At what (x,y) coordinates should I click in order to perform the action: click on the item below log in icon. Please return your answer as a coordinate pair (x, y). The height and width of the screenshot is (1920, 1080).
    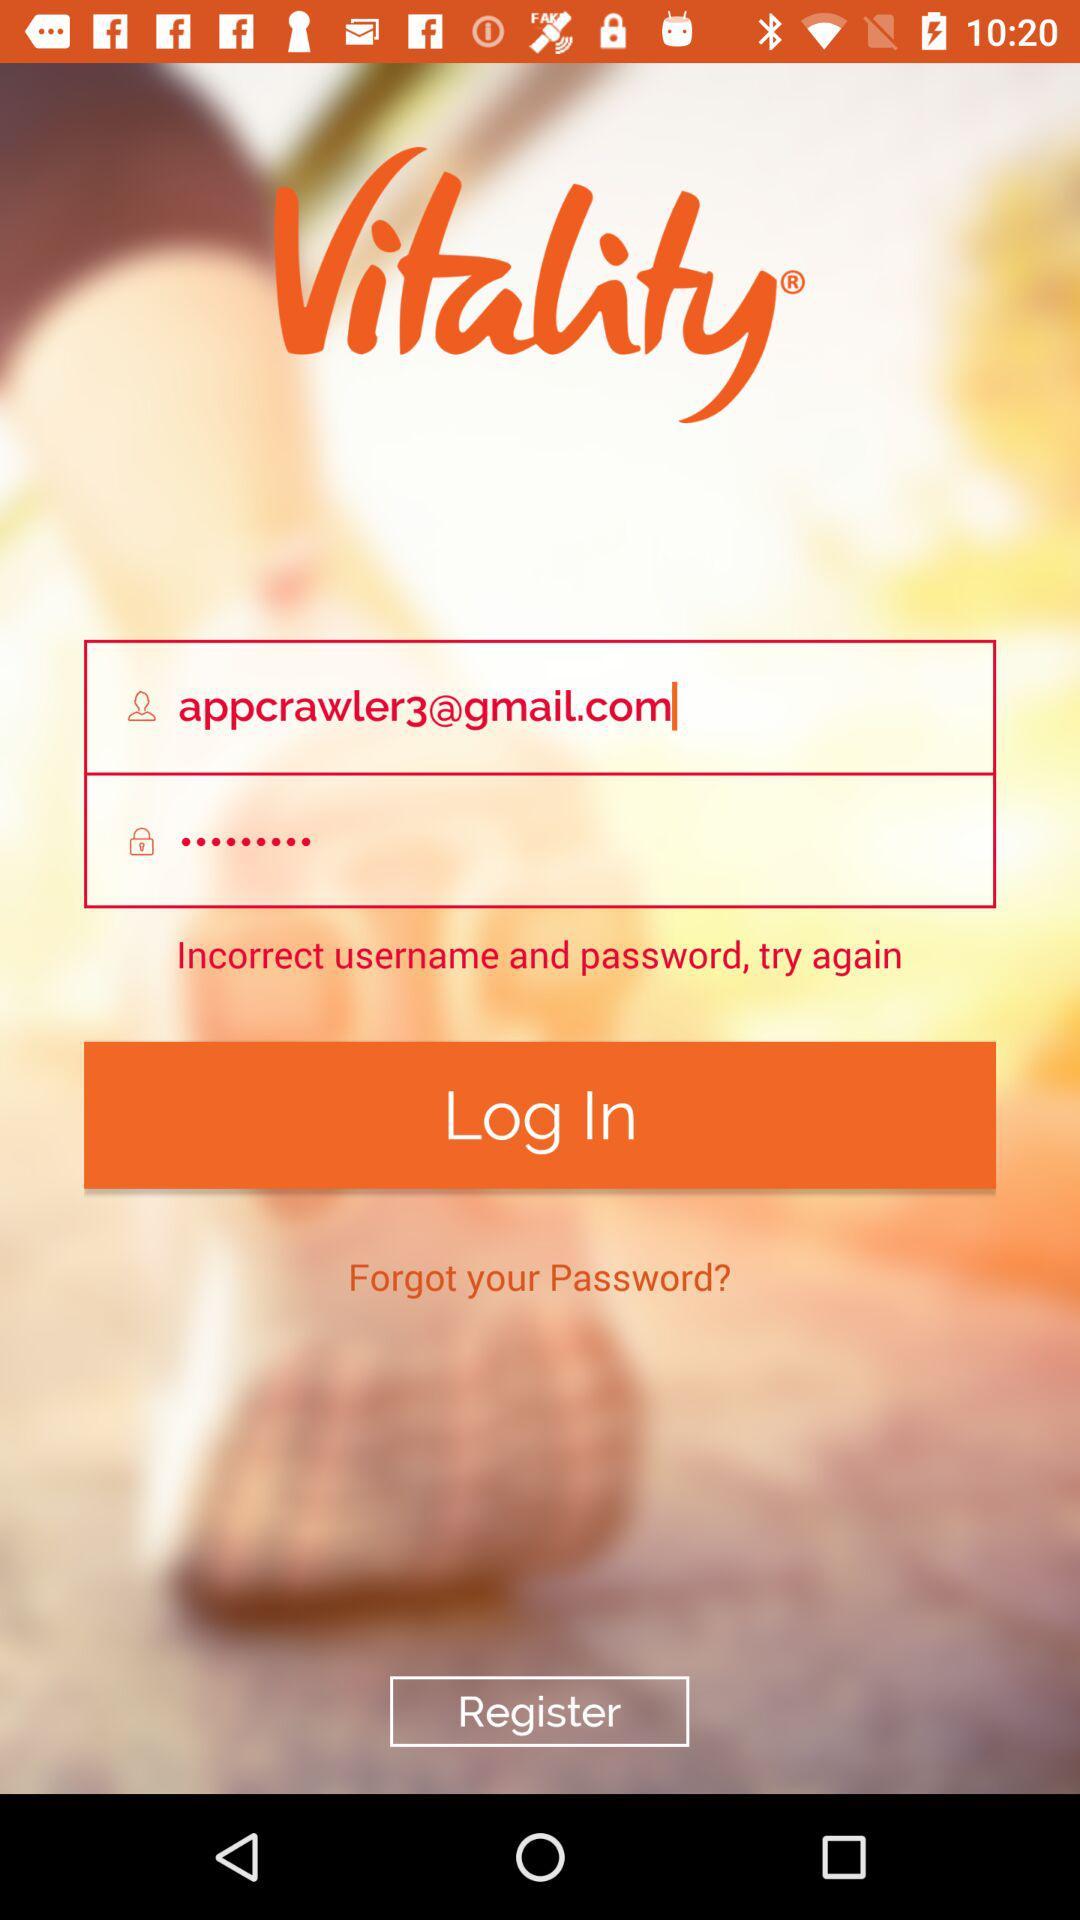
    Looking at the image, I should click on (538, 1275).